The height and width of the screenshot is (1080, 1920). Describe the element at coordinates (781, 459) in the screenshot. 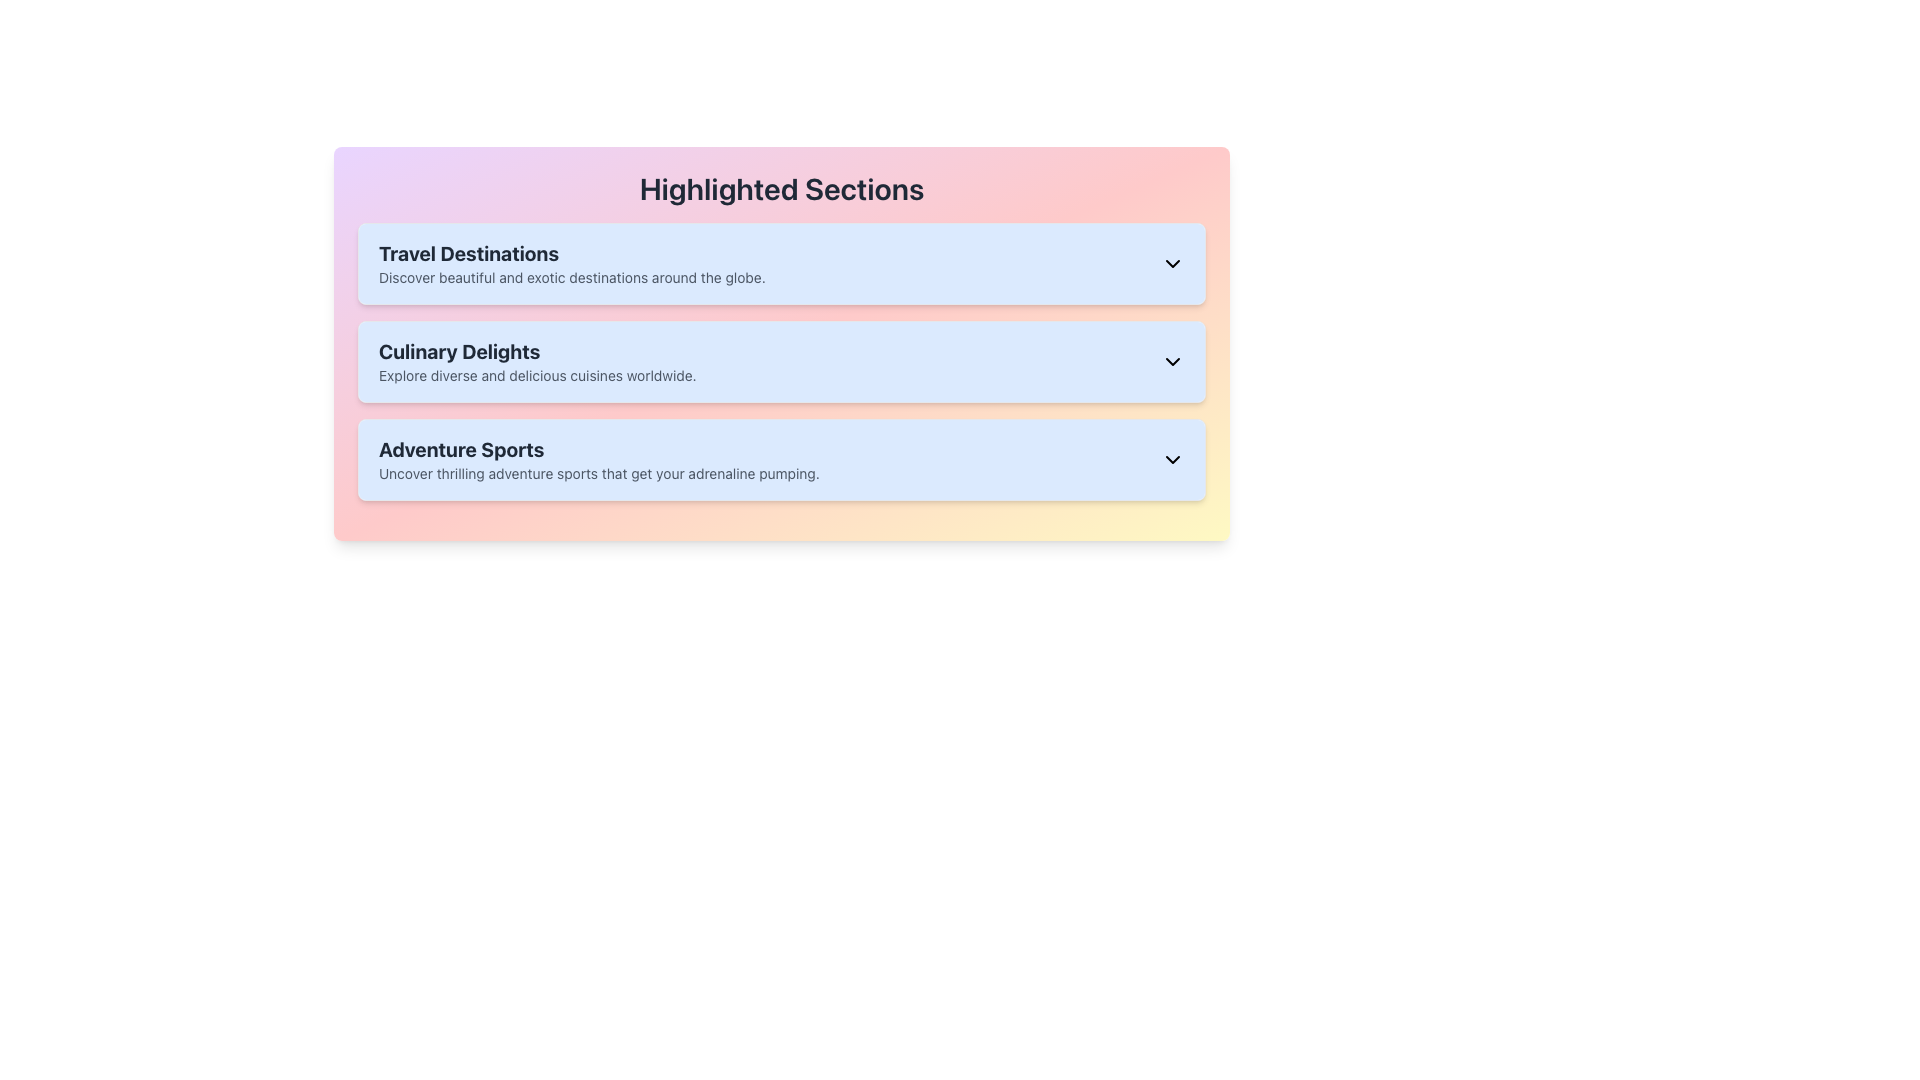

I see `the 'Adventure Sports' Collapsible Section Header` at that location.